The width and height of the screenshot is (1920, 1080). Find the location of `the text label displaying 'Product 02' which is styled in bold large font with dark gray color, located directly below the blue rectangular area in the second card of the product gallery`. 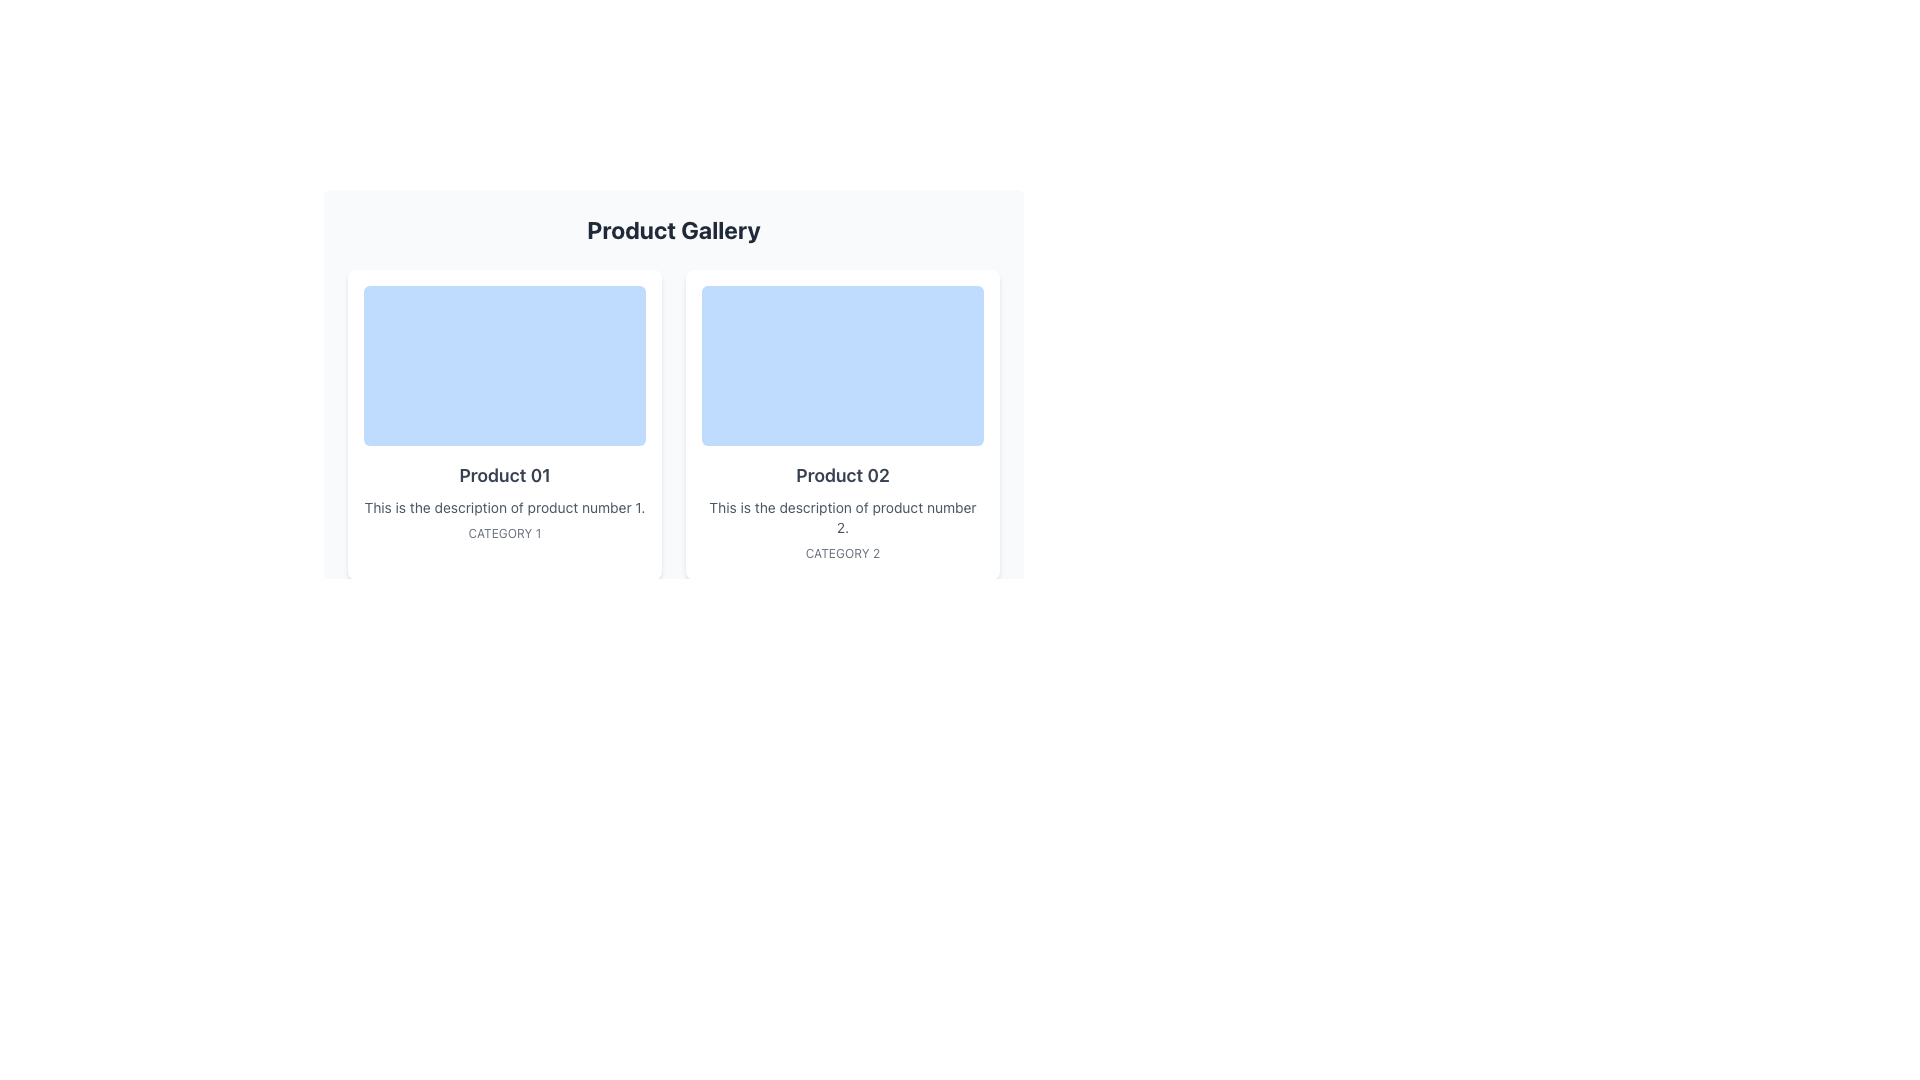

the text label displaying 'Product 02' which is styled in bold large font with dark gray color, located directly below the blue rectangular area in the second card of the product gallery is located at coordinates (843, 475).